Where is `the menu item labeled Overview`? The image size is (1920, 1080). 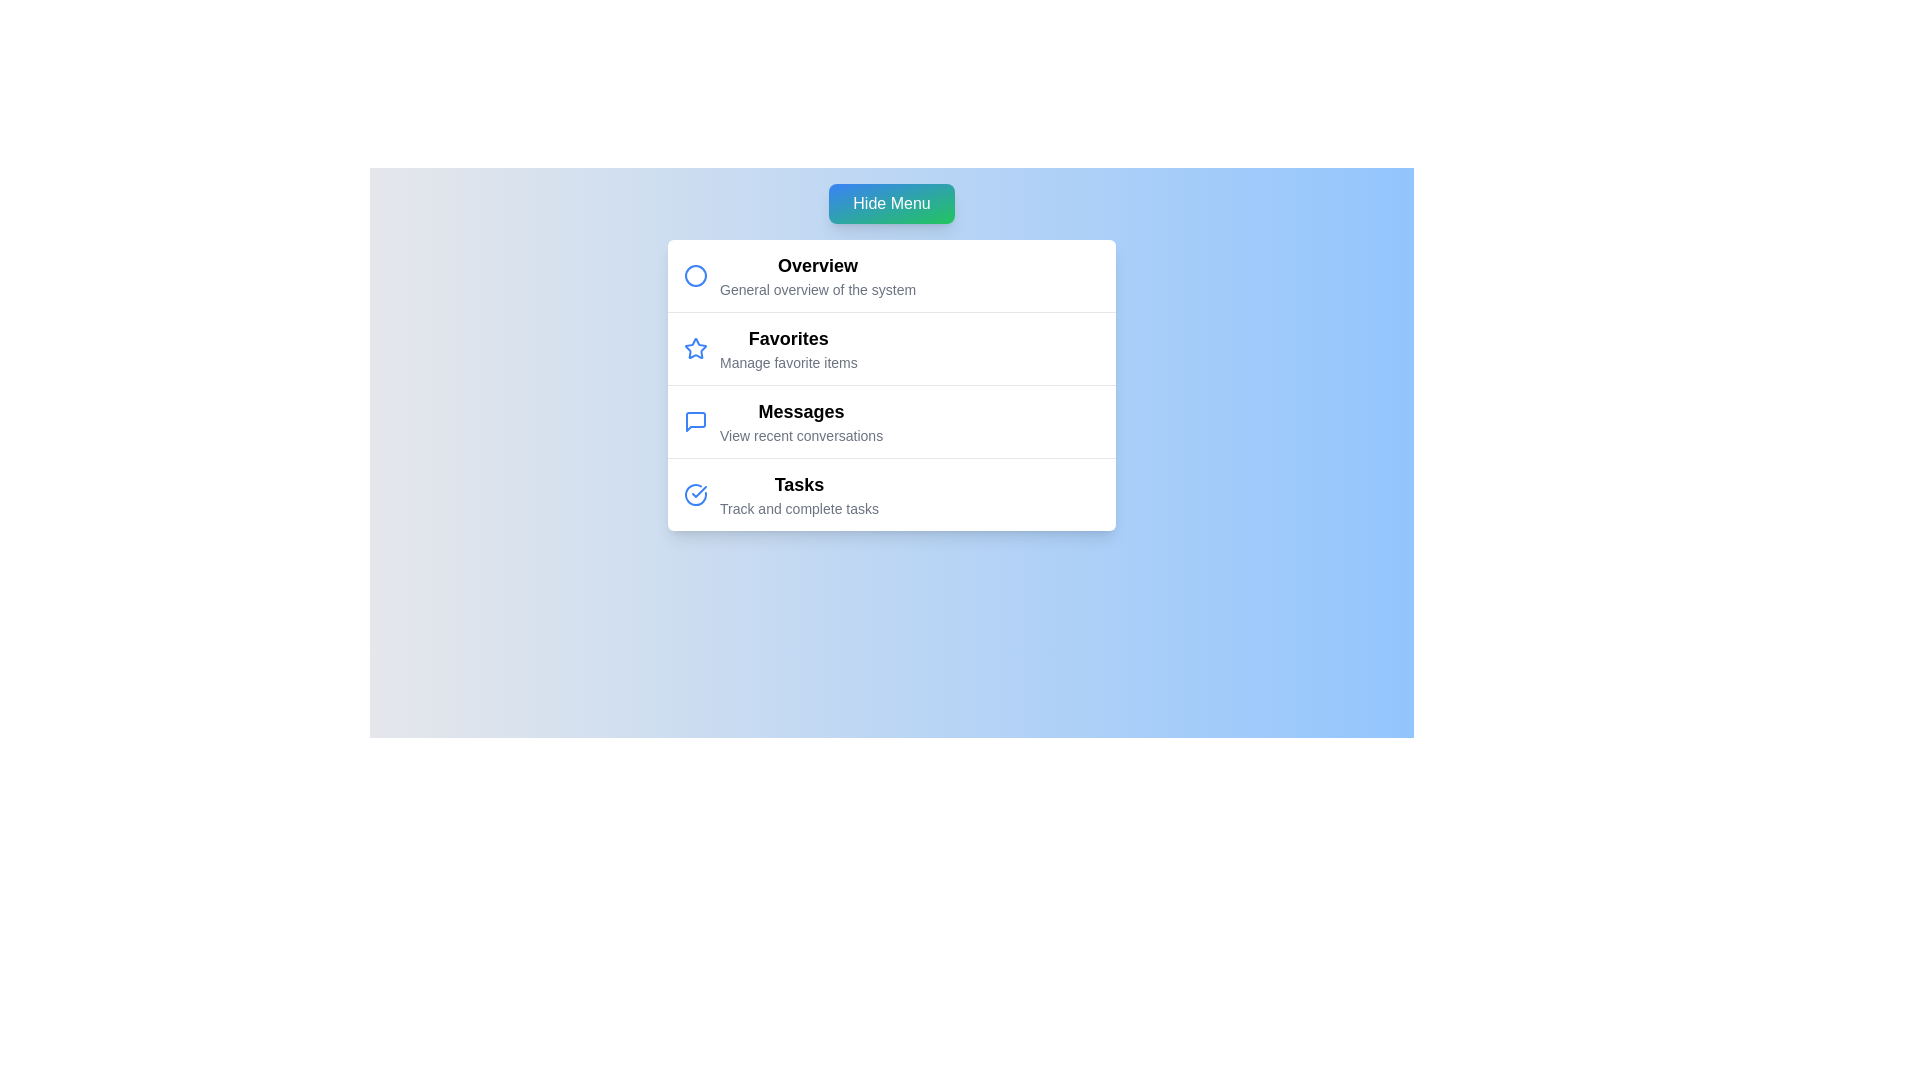 the menu item labeled Overview is located at coordinates (818, 265).